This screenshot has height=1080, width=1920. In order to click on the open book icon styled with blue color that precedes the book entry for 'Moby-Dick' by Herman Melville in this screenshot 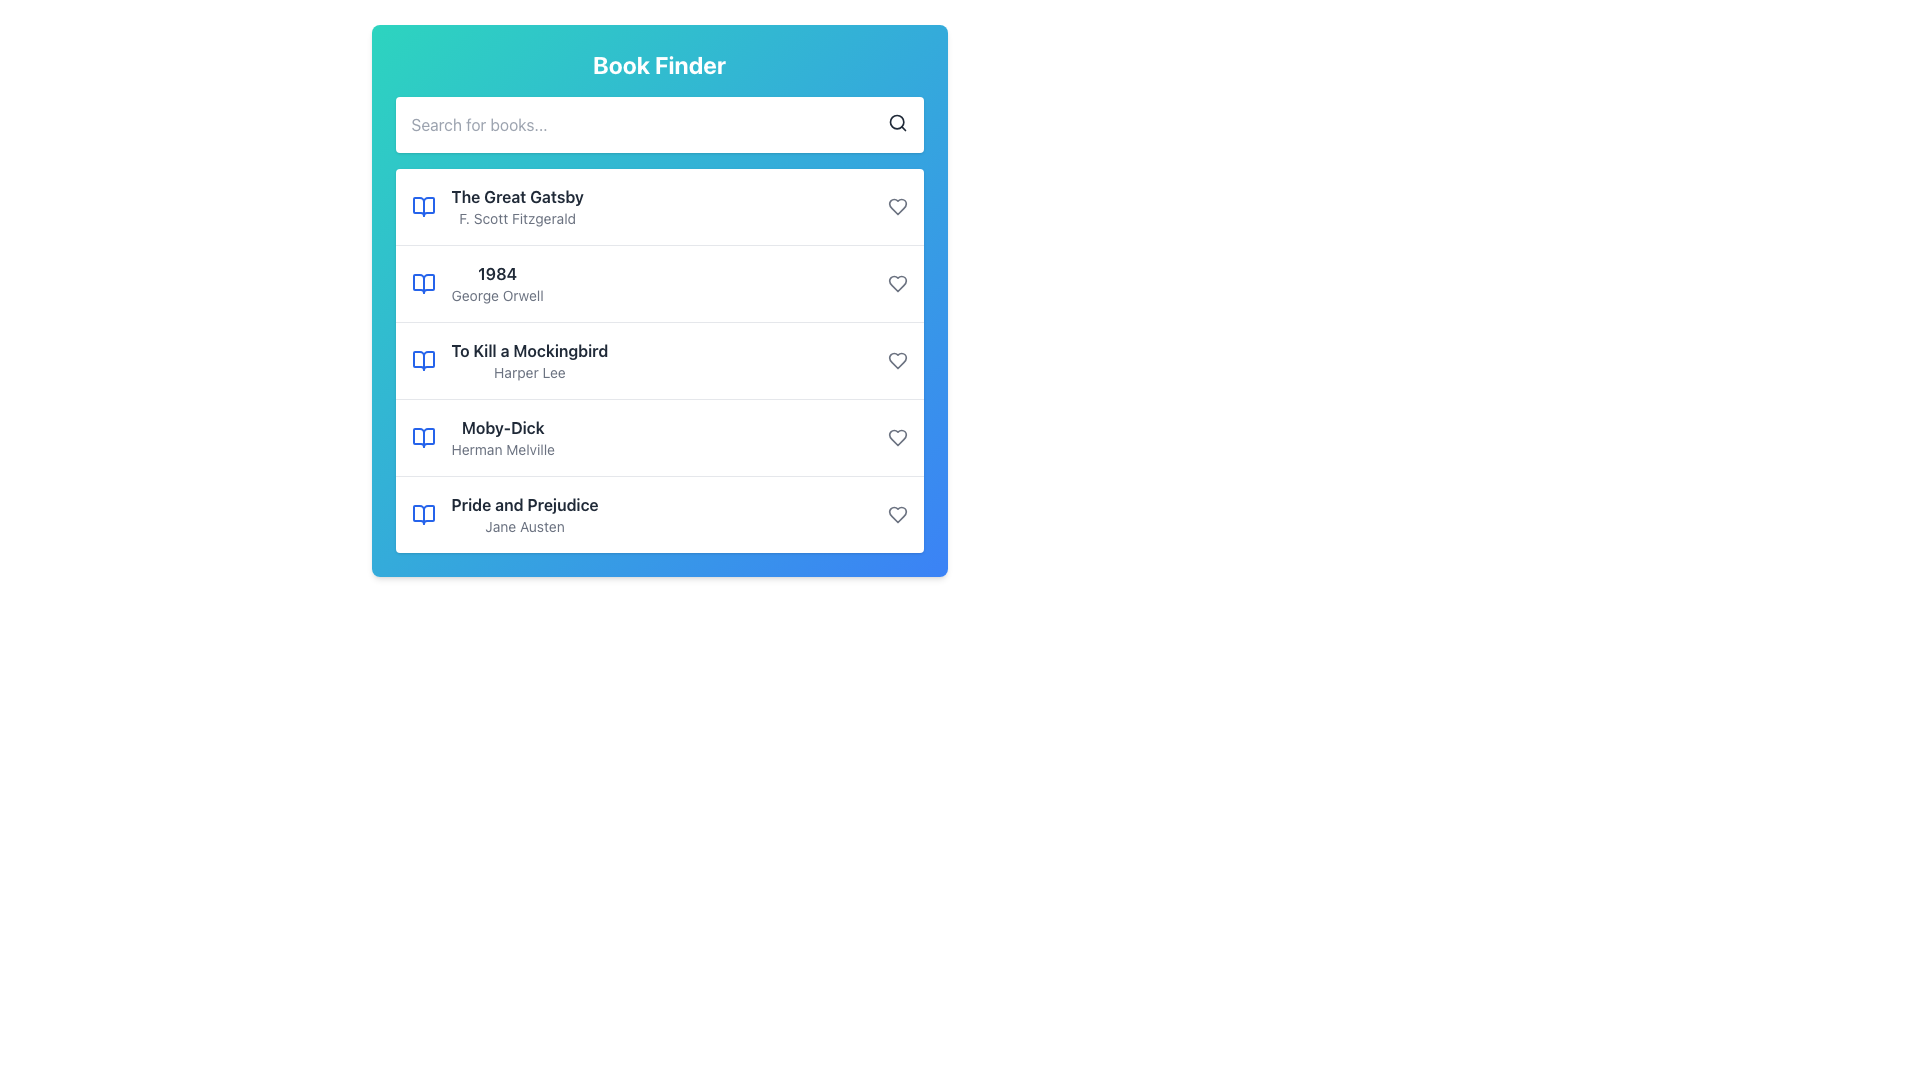, I will do `click(422, 437)`.